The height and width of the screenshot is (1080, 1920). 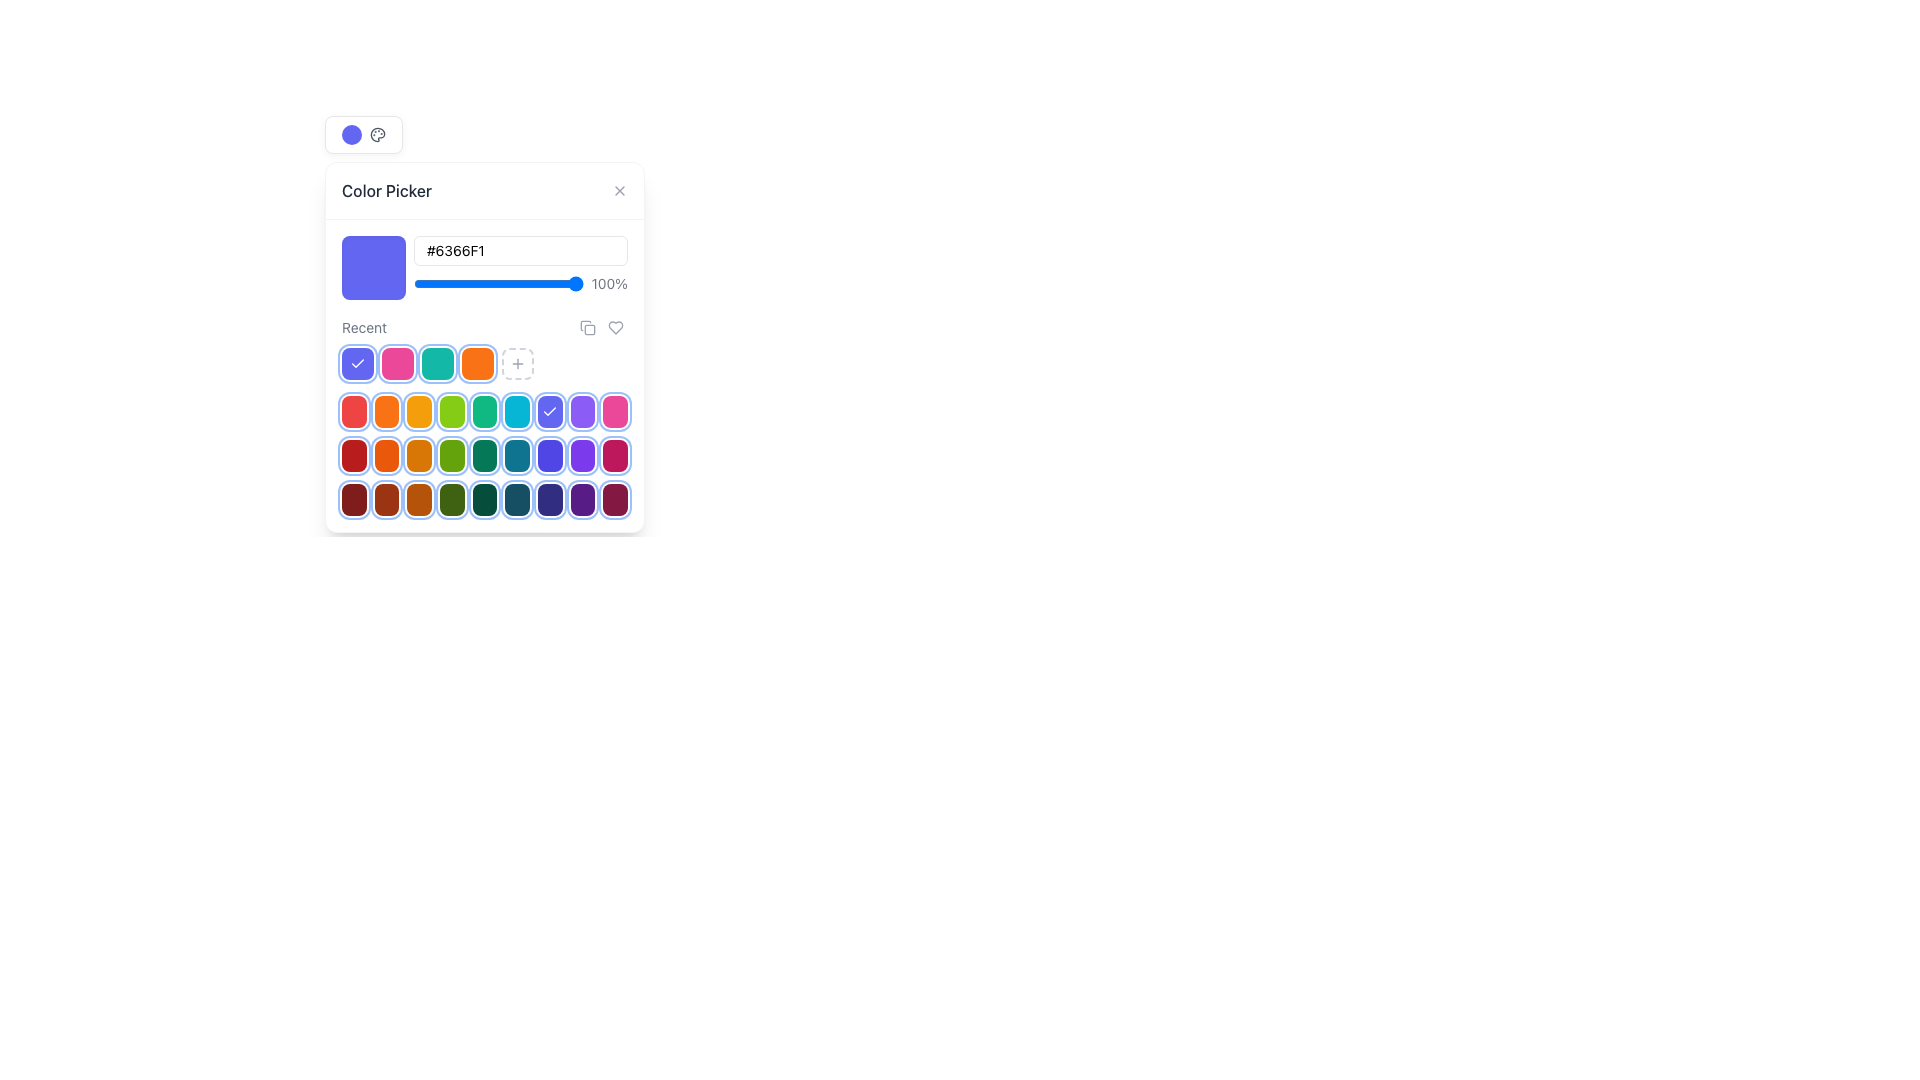 I want to click on the sixth color option in the color picker tool, so click(x=517, y=499).